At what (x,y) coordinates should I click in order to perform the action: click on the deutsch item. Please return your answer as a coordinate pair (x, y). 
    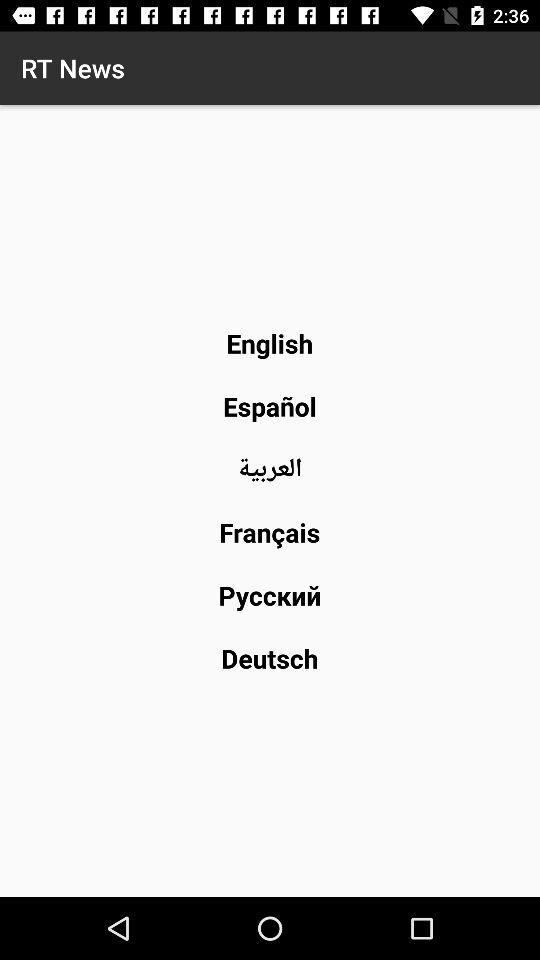
    Looking at the image, I should click on (269, 657).